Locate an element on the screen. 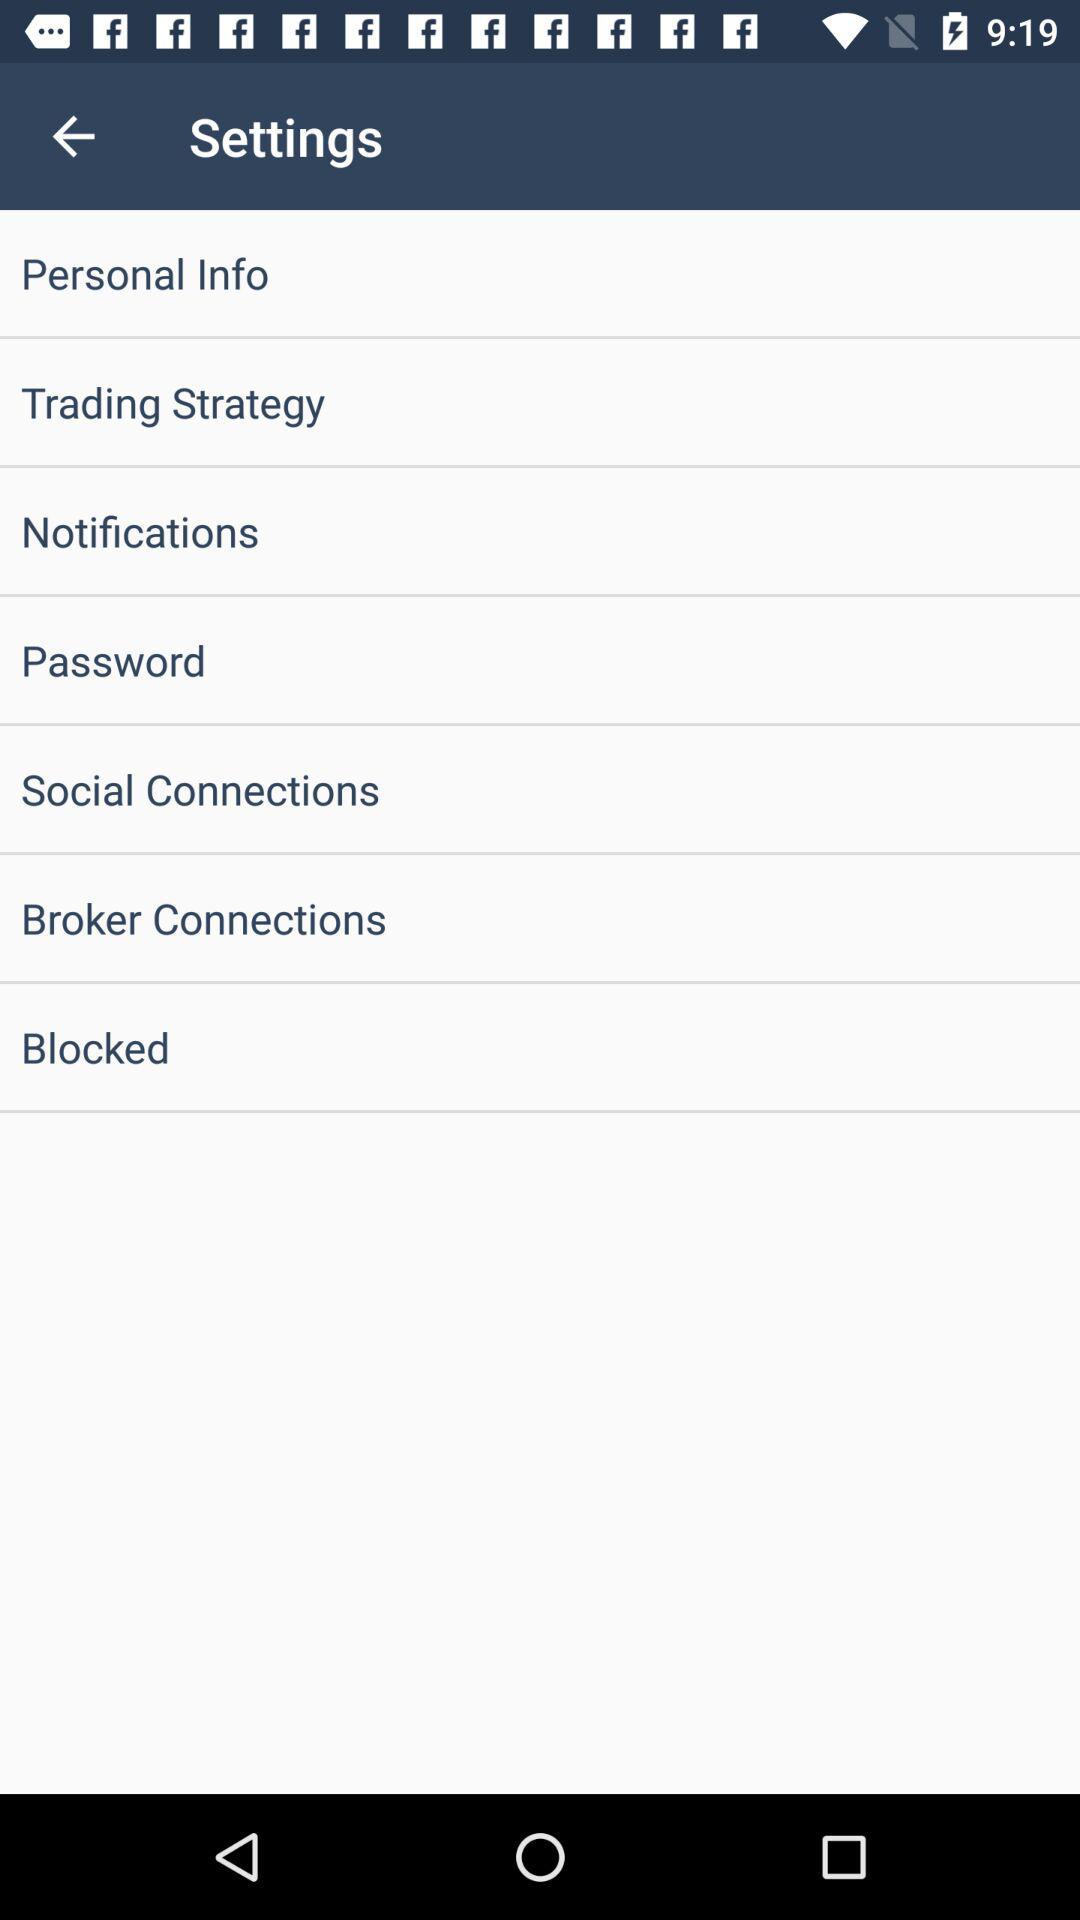 The image size is (1080, 1920). item above trading strategy icon is located at coordinates (540, 272).